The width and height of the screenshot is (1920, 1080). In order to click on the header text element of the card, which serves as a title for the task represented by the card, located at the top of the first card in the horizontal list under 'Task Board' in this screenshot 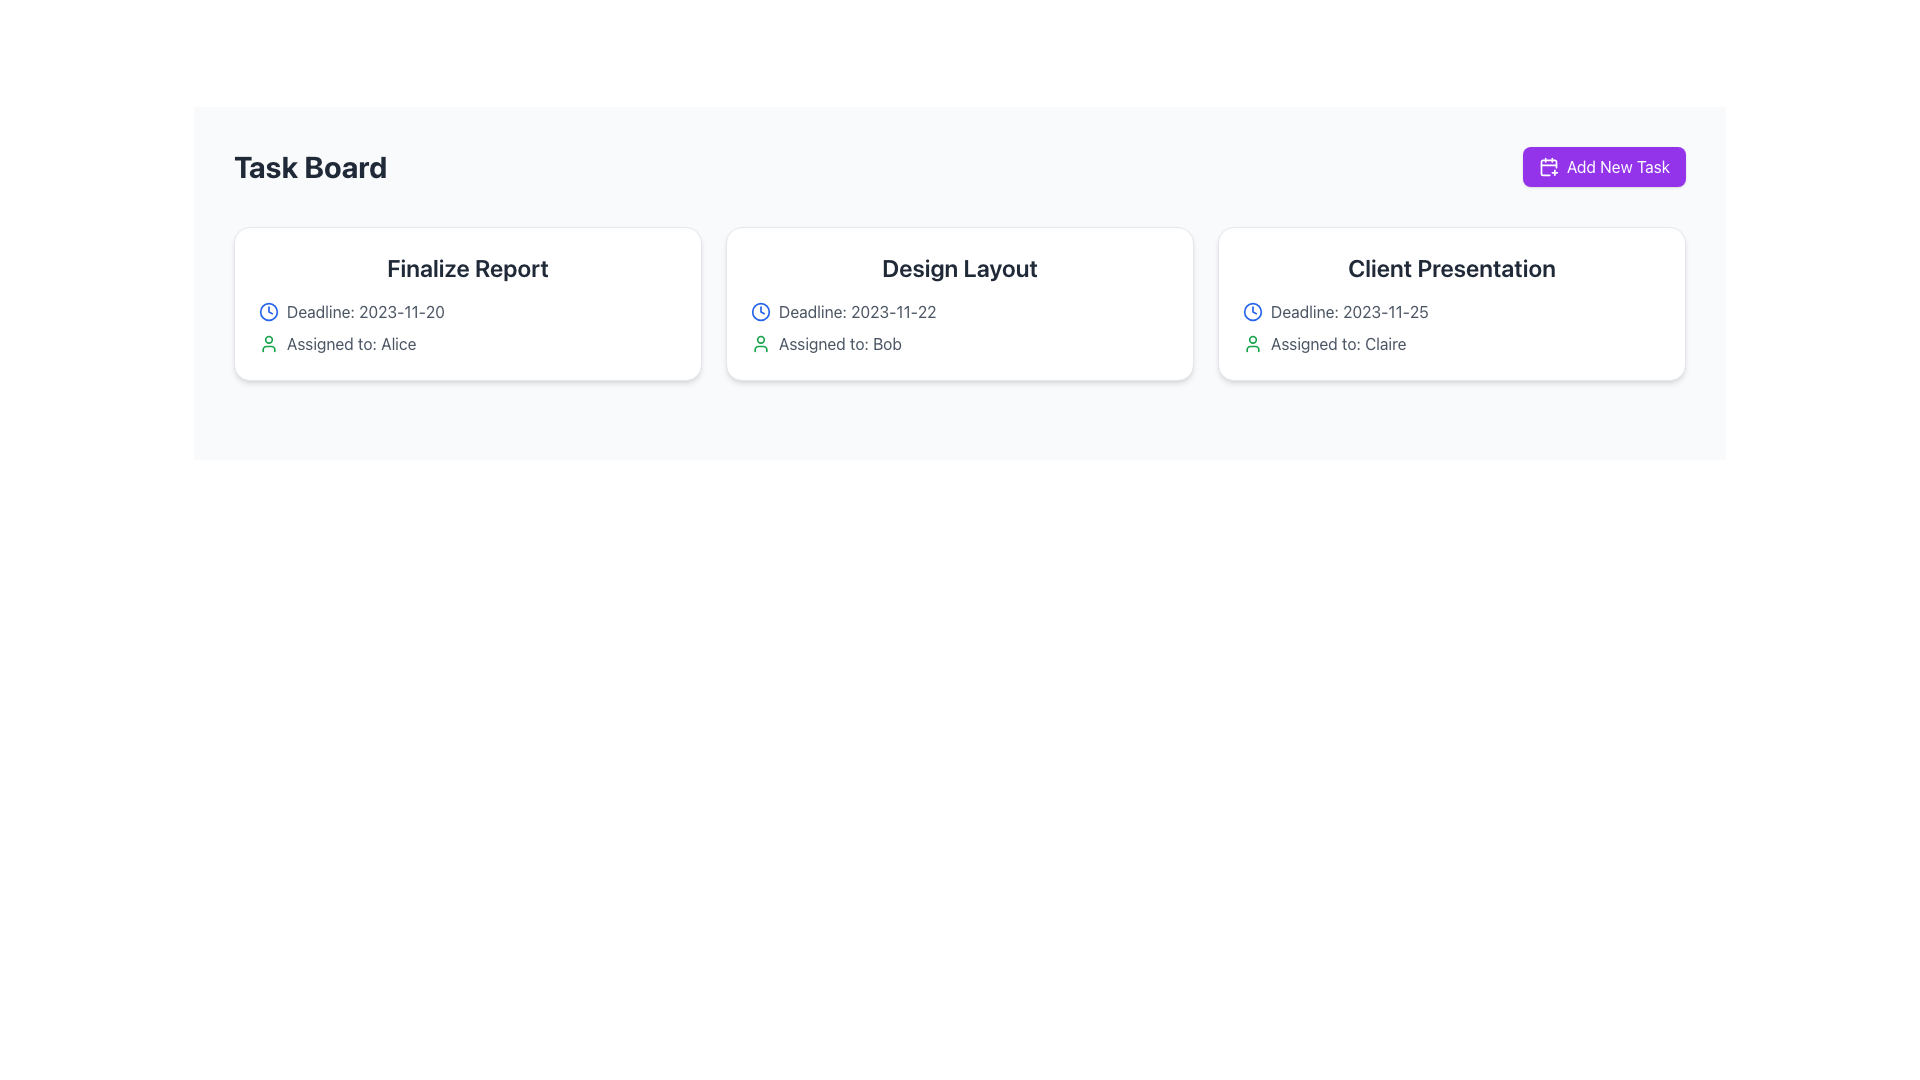, I will do `click(466, 266)`.